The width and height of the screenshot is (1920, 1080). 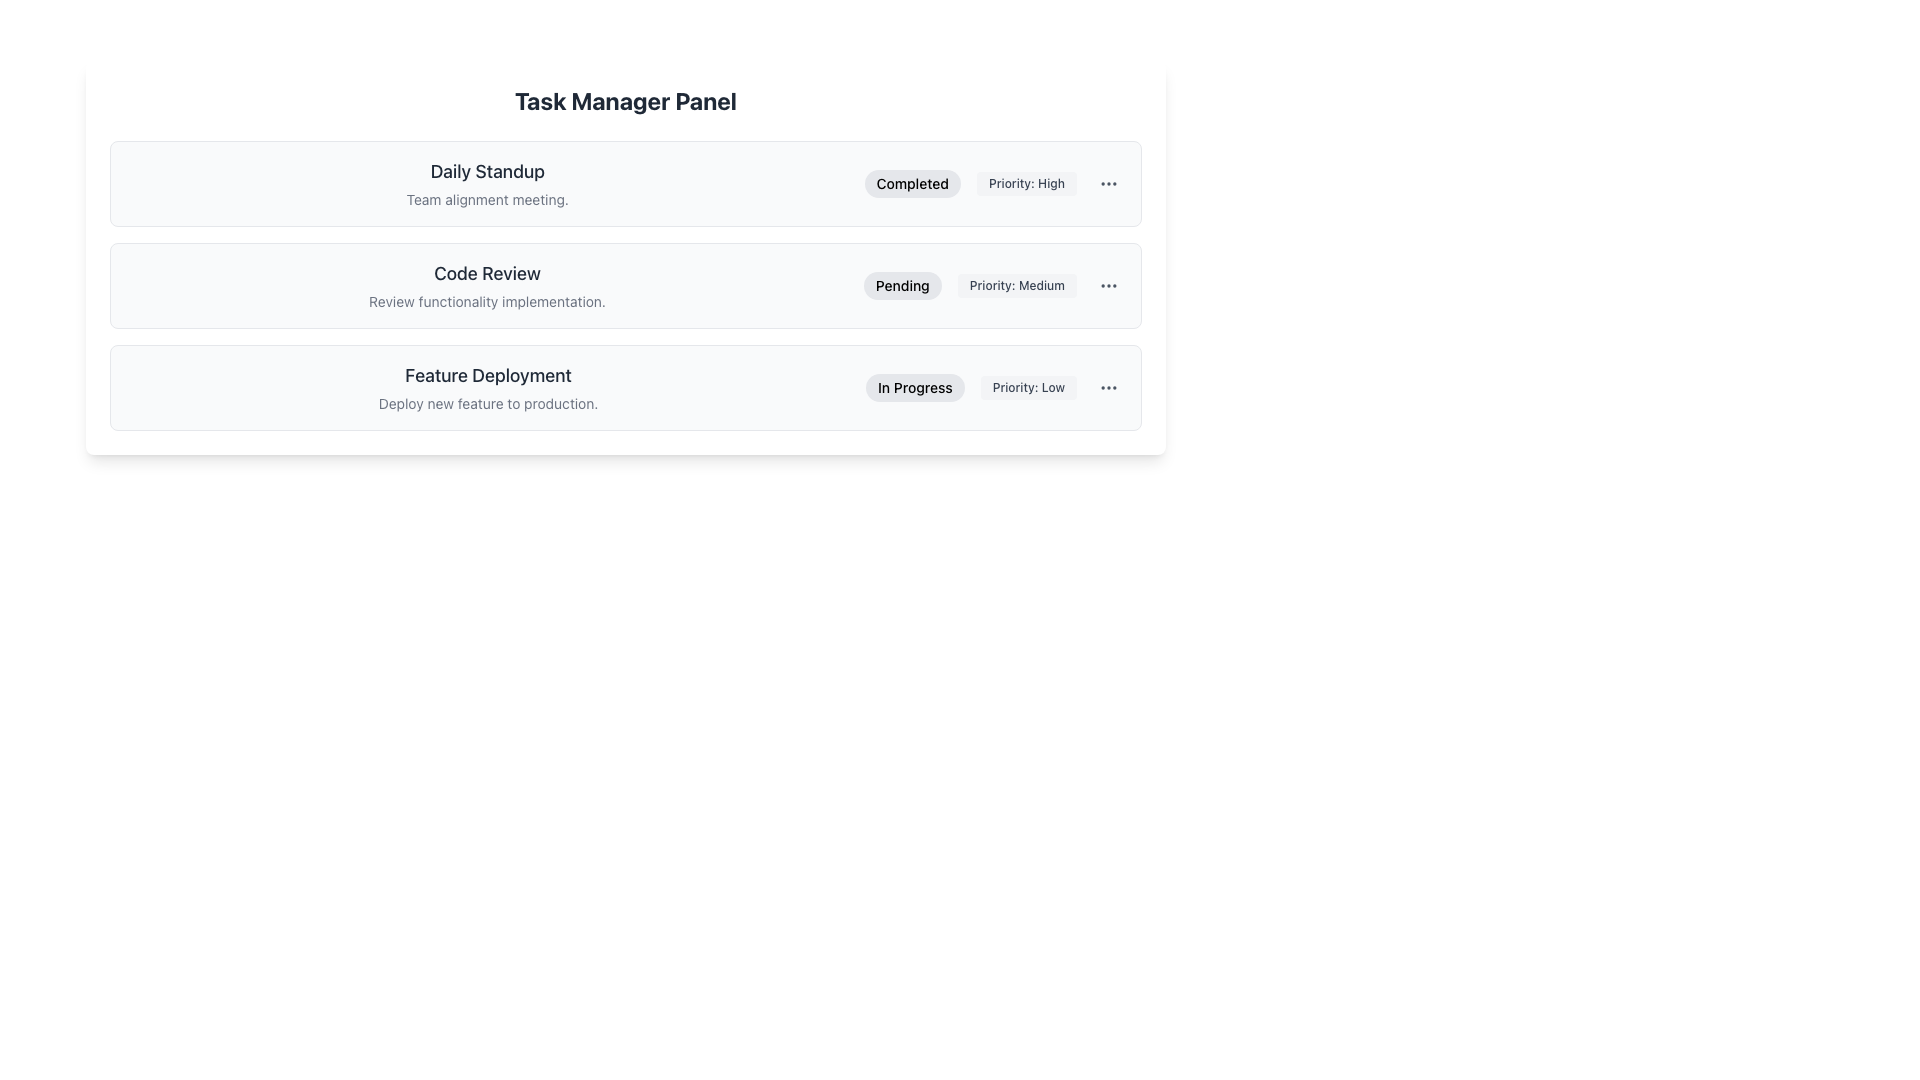 What do you see at coordinates (488, 375) in the screenshot?
I see `the text label that contains the phrase 'Feature Deployment', which is styled in bold and dark gray, positioned at the top of its section within a card-like structure` at bounding box center [488, 375].